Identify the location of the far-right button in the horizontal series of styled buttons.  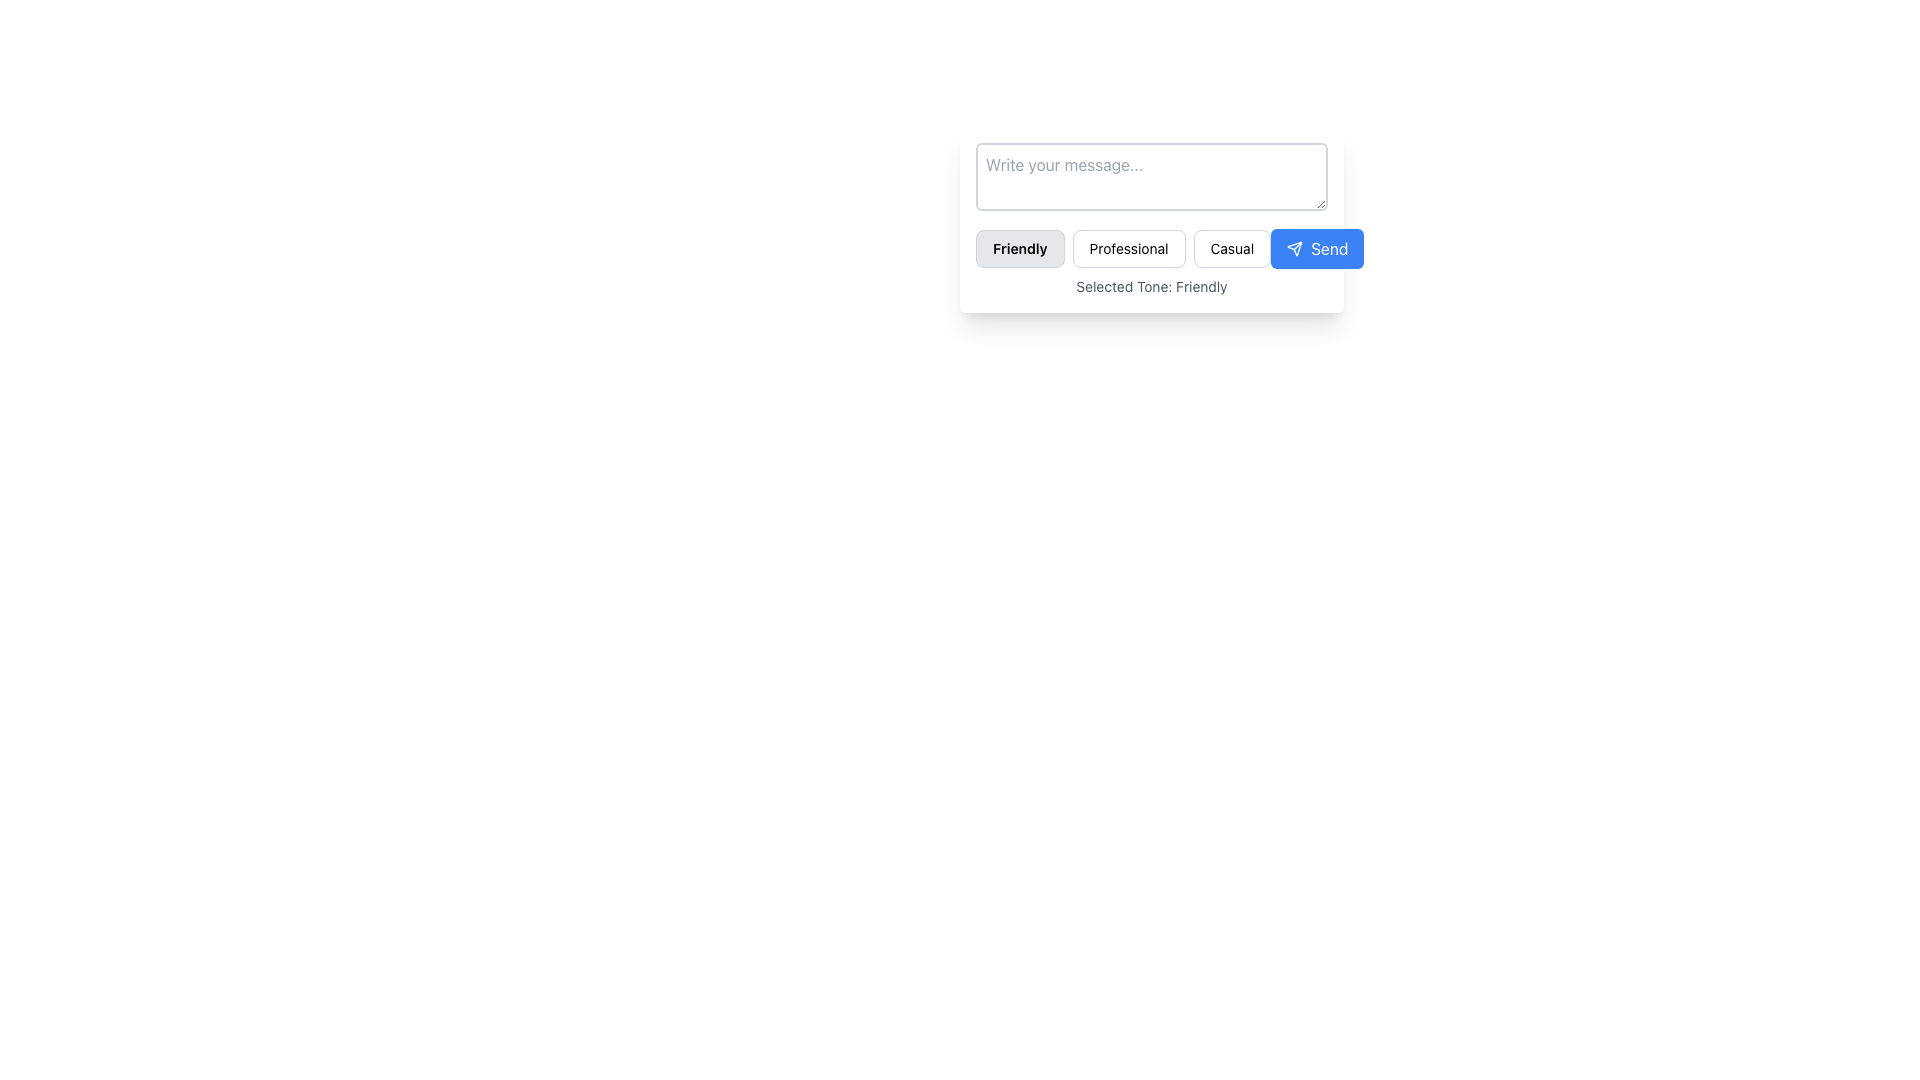
(1317, 248).